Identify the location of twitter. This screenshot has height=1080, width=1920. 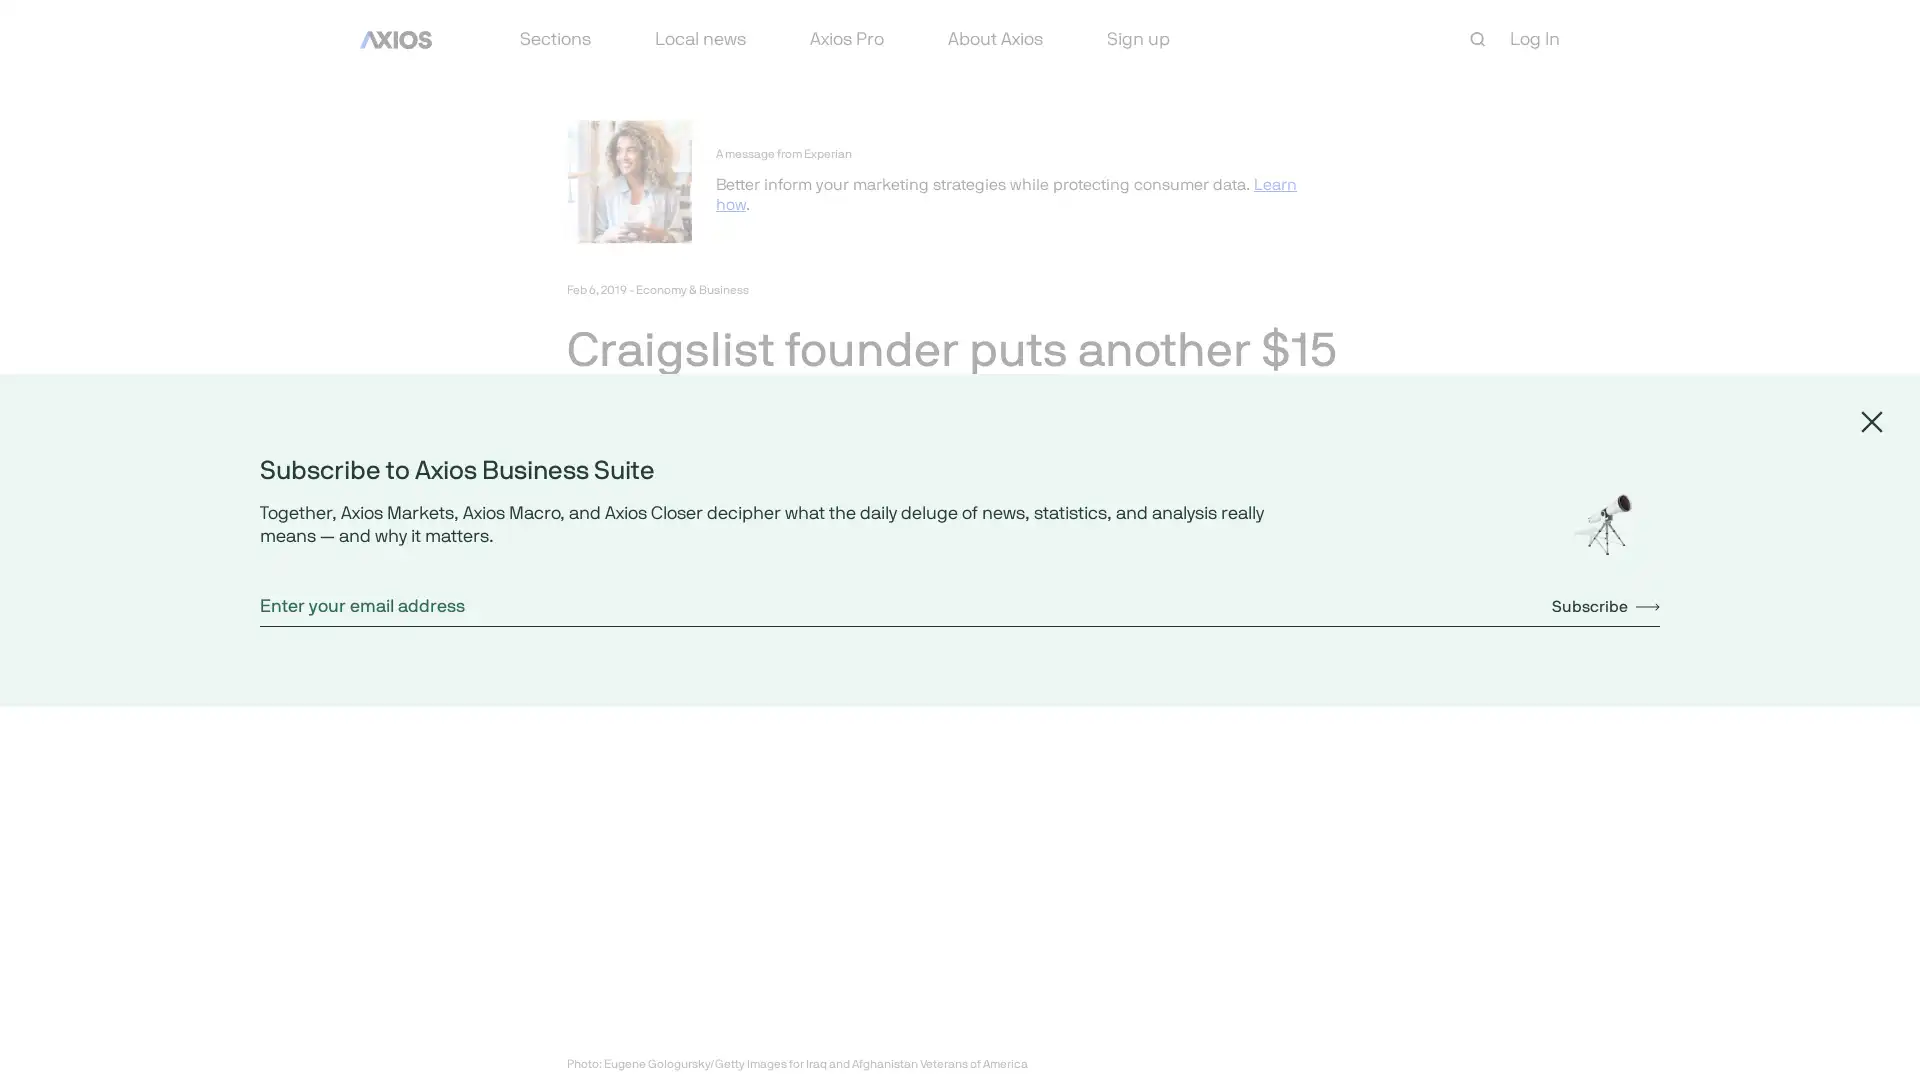
(628, 543).